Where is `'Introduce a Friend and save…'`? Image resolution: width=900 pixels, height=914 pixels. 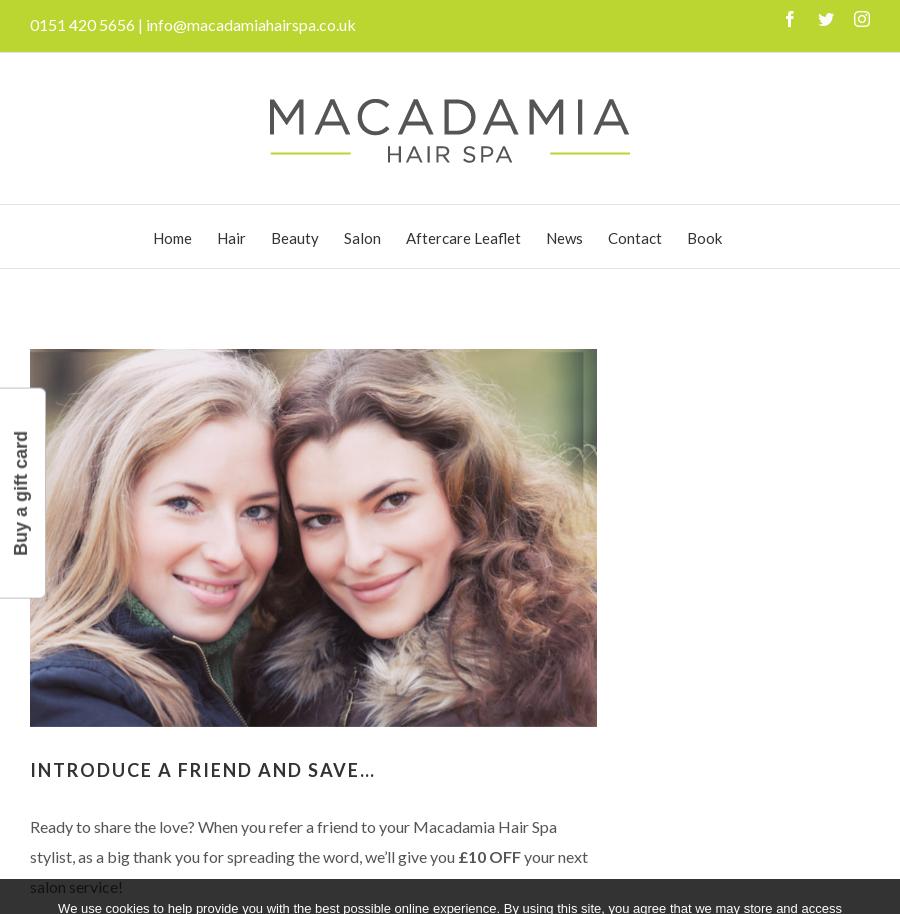 'Introduce a Friend and save…' is located at coordinates (203, 769).